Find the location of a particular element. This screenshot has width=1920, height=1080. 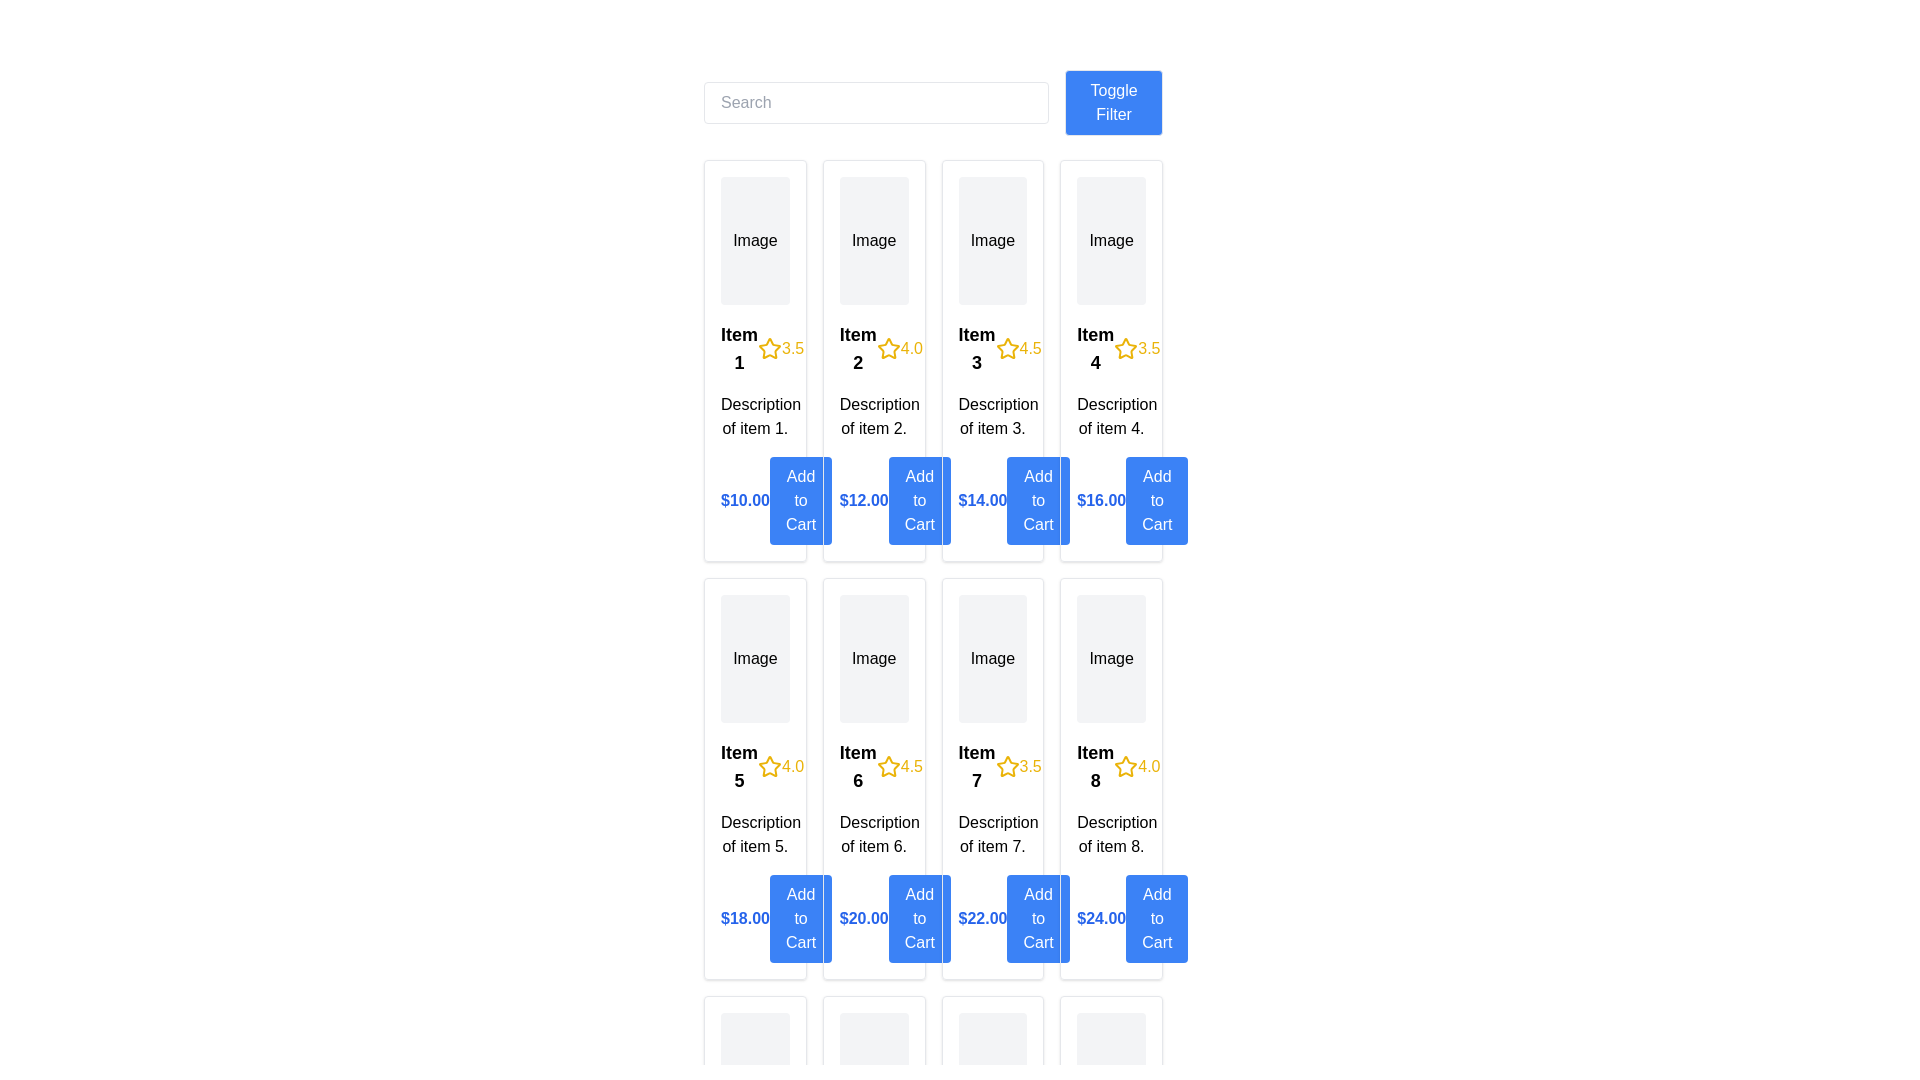

the Image placeholder element, which has a light gray background and the text 'Image' centered within it, located in the second row, first column of the grid for 'Item 5' is located at coordinates (754, 659).